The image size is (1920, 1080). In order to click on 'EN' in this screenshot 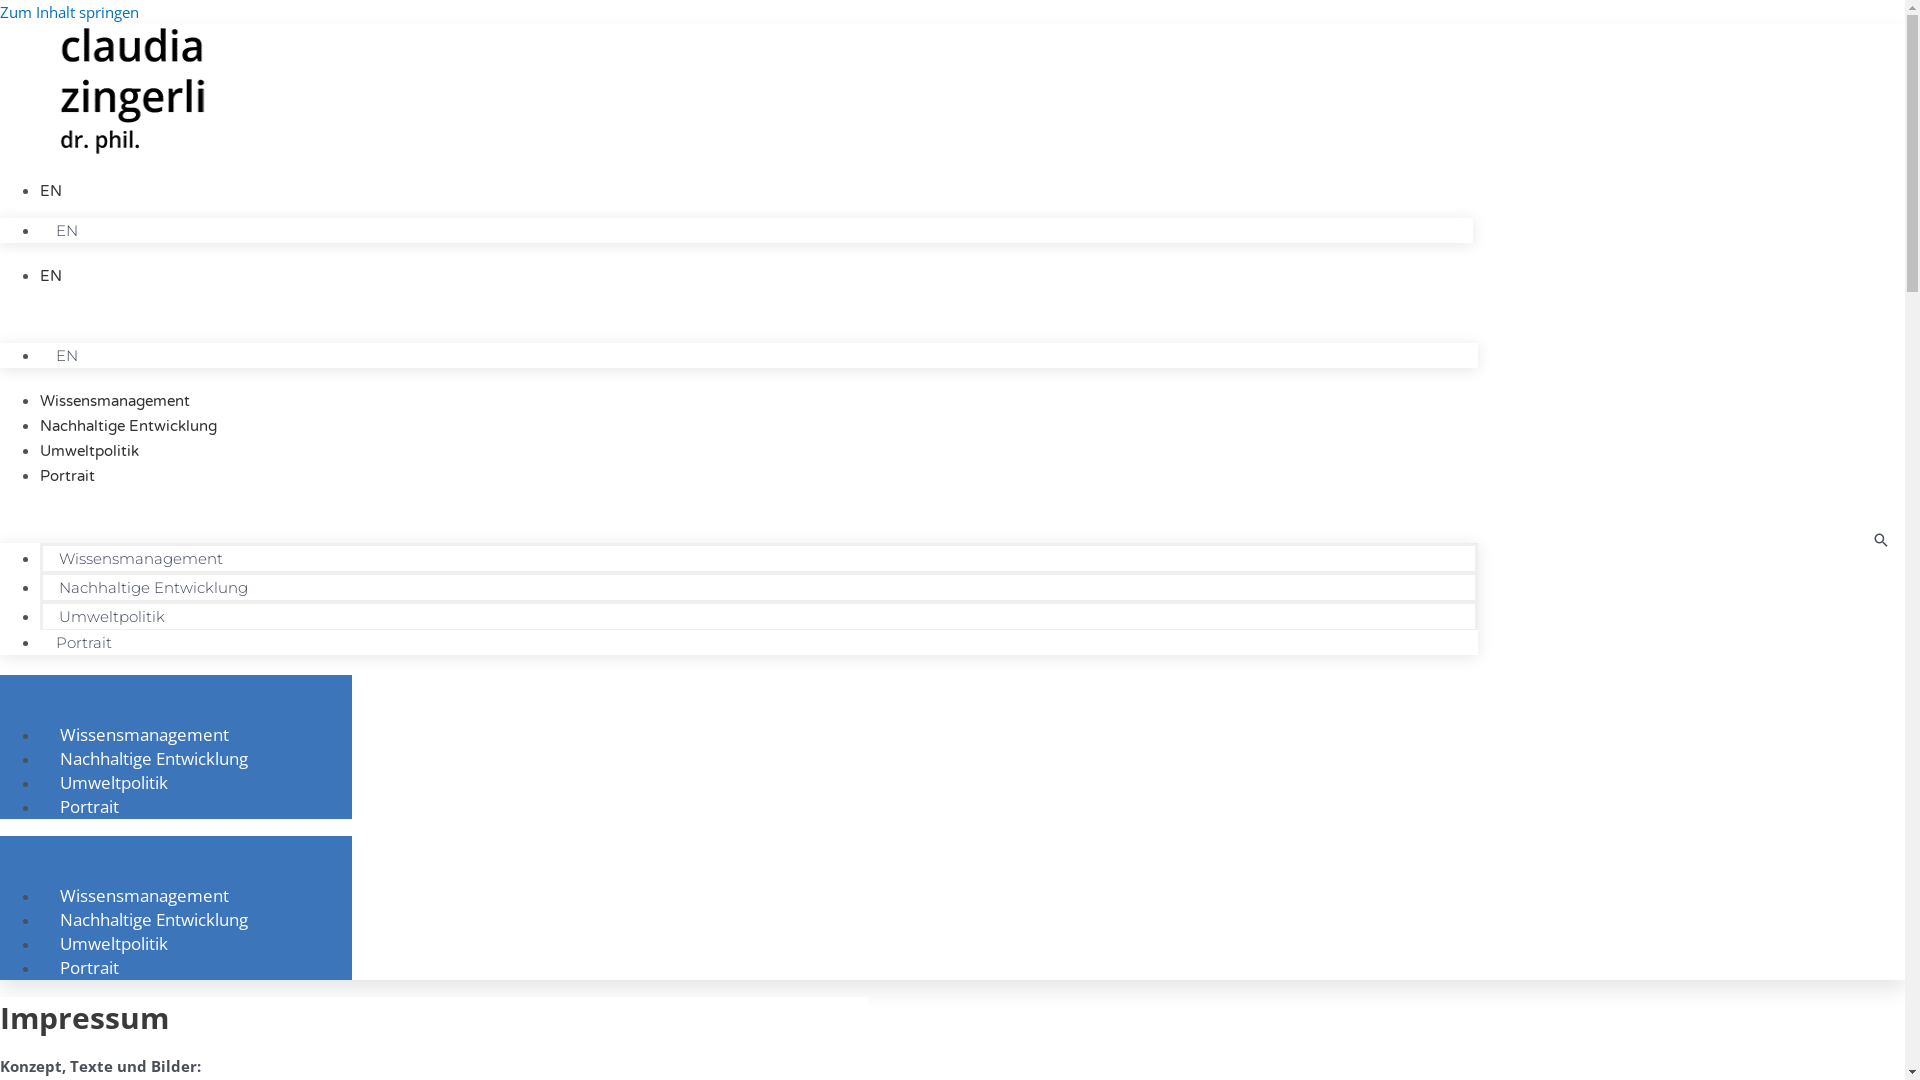, I will do `click(51, 191)`.